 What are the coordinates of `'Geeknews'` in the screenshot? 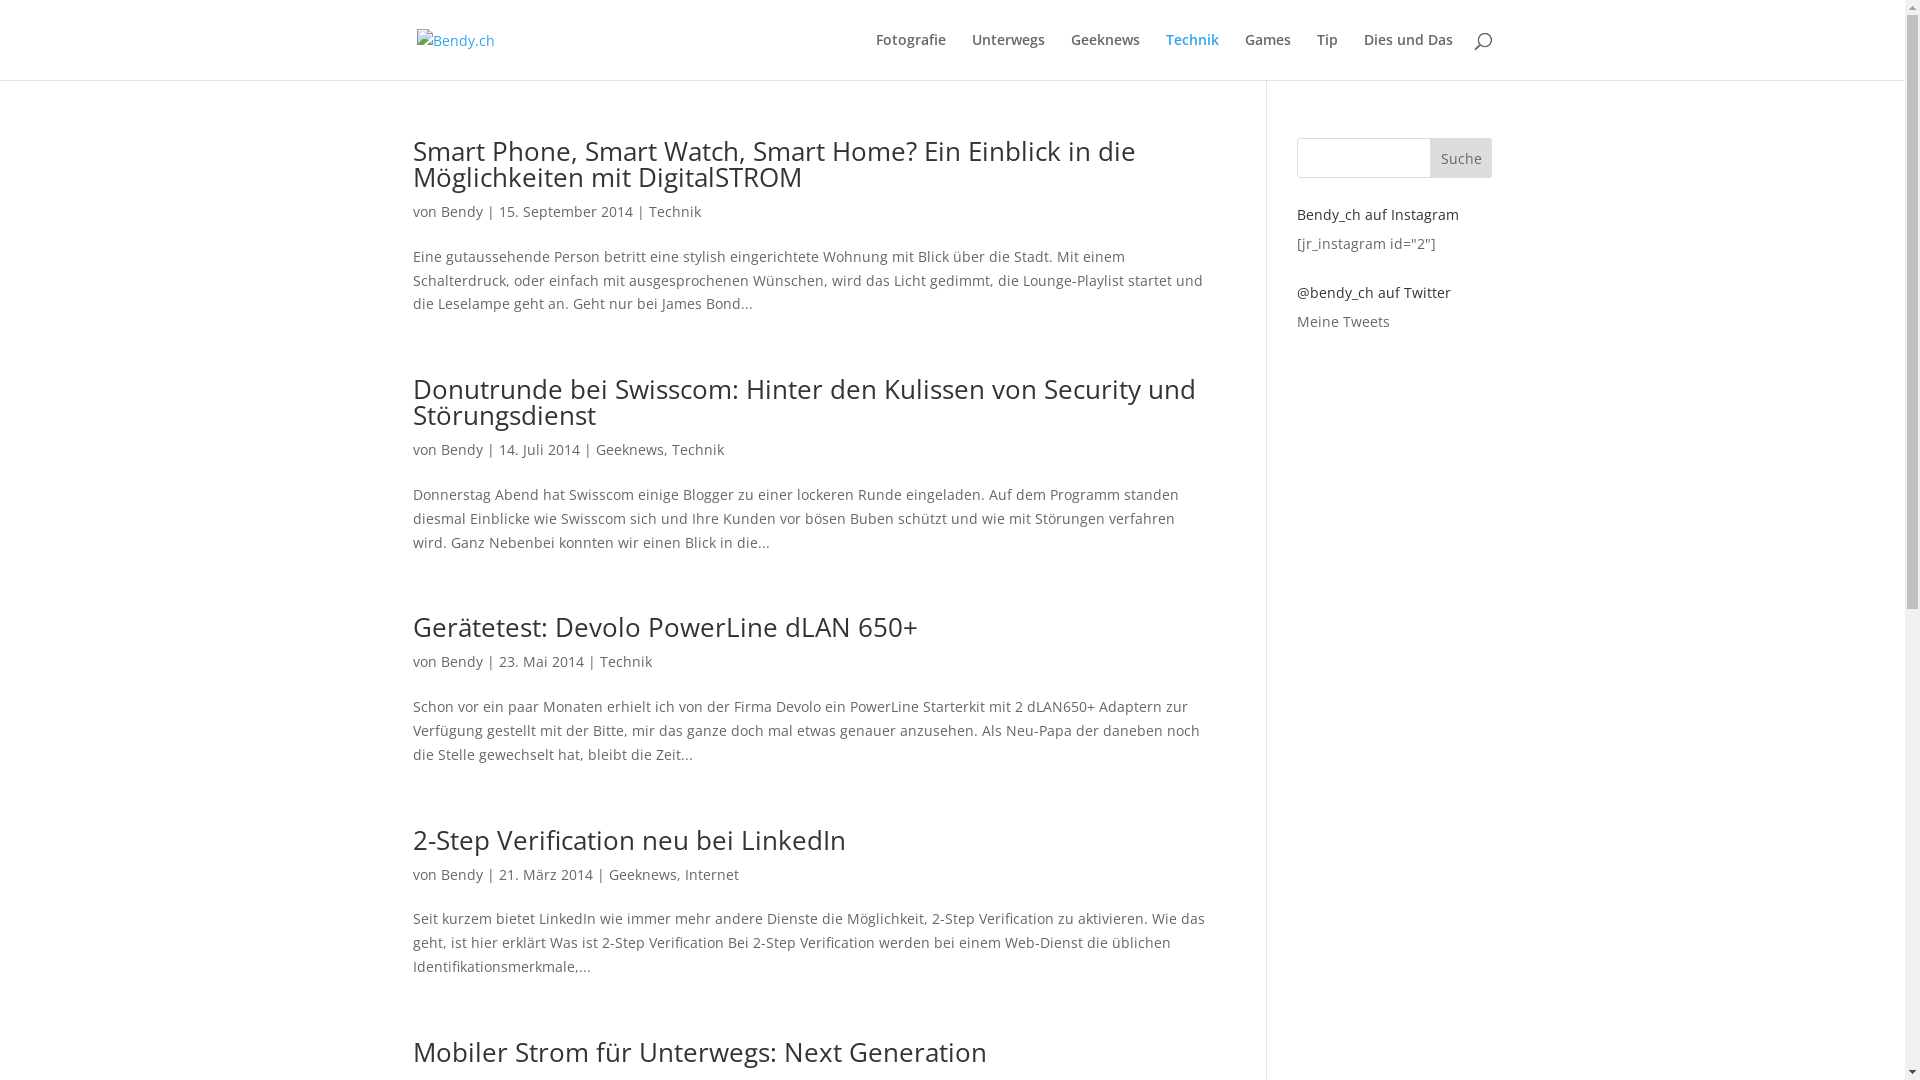 It's located at (1103, 55).